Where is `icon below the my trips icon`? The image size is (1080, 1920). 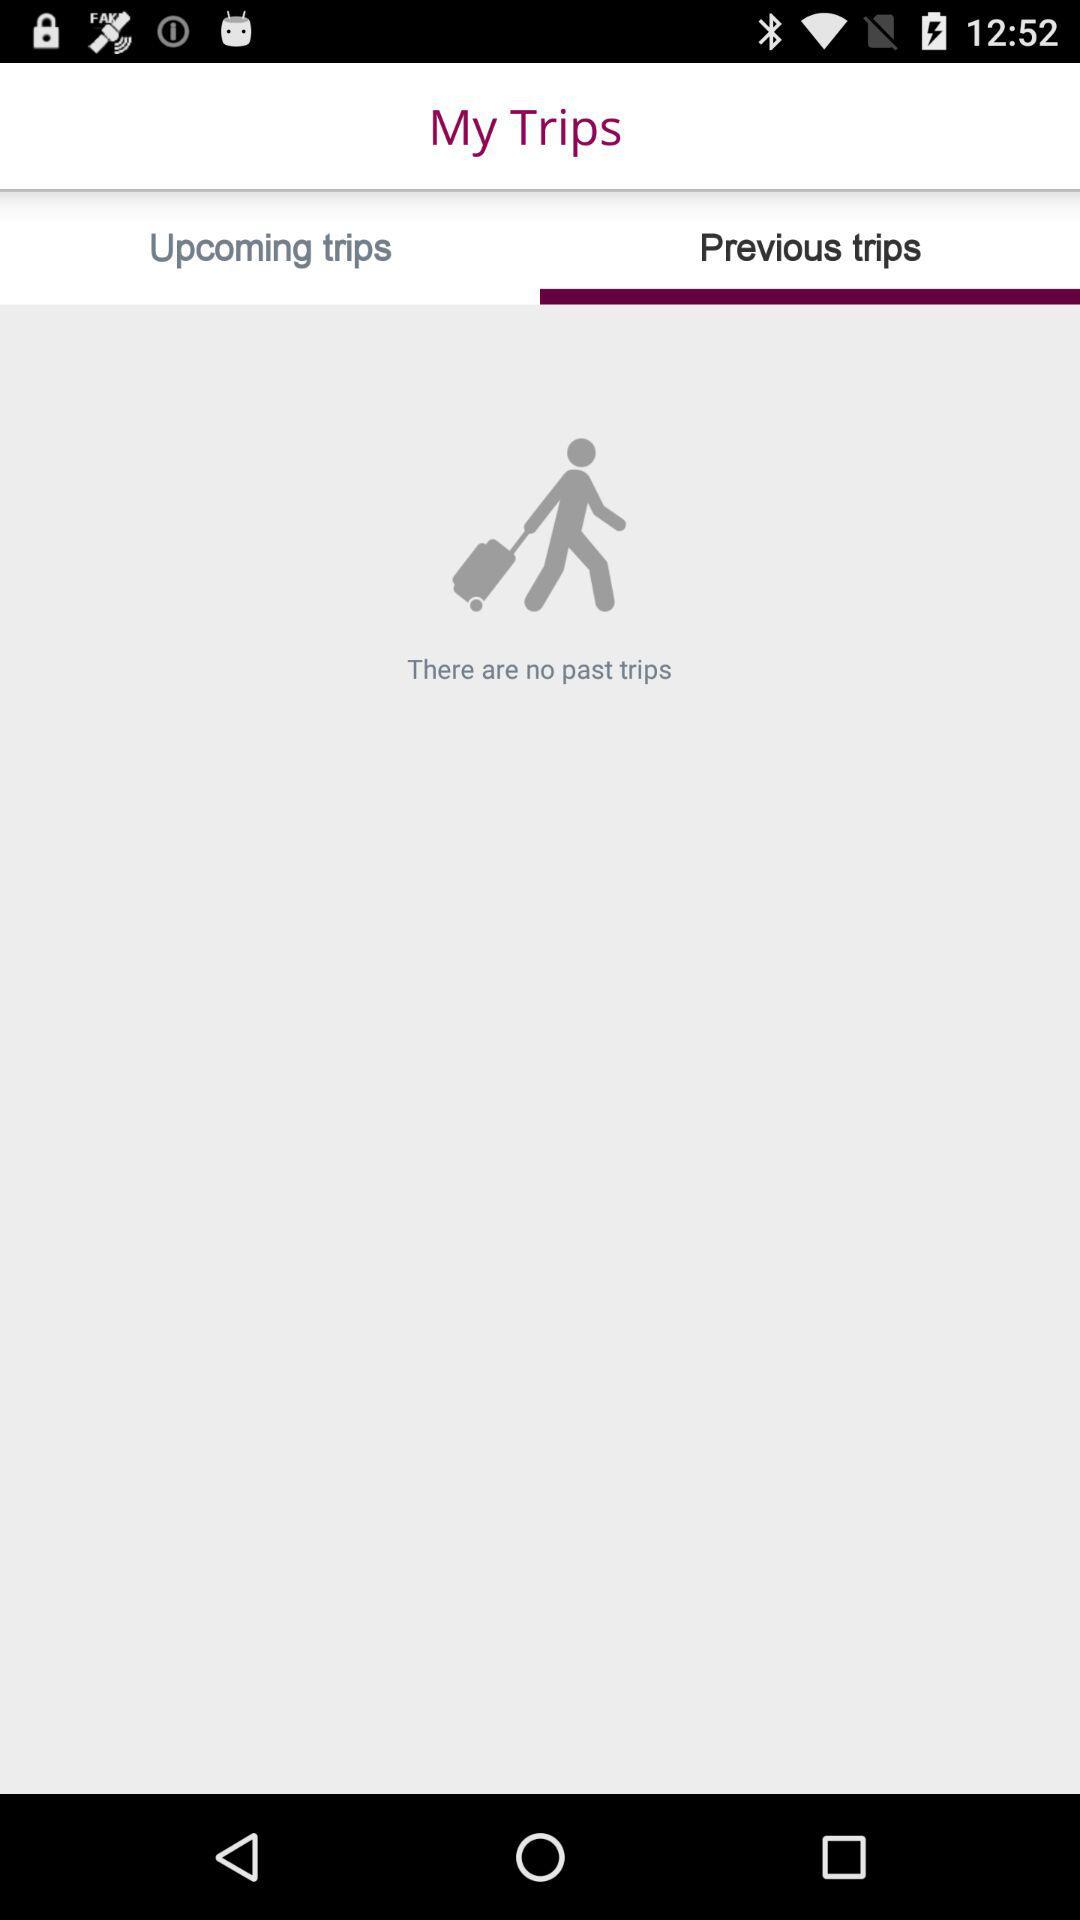
icon below the my trips icon is located at coordinates (270, 247).